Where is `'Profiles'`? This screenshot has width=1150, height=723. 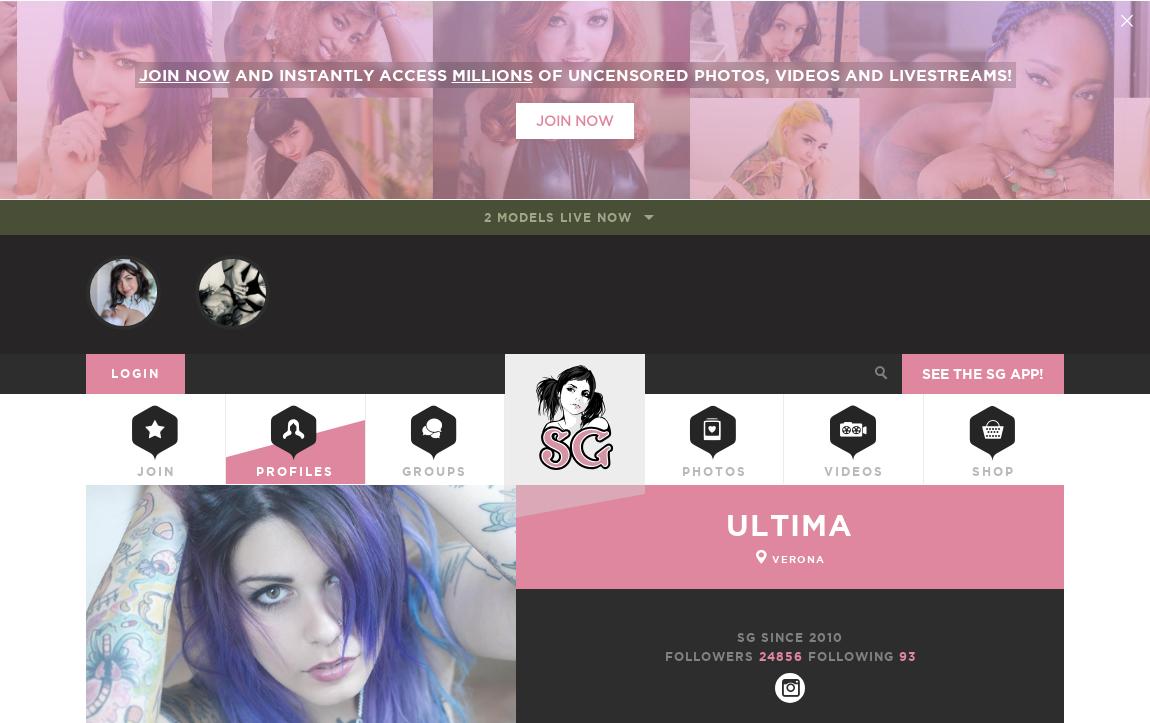 'Profiles' is located at coordinates (294, 473).